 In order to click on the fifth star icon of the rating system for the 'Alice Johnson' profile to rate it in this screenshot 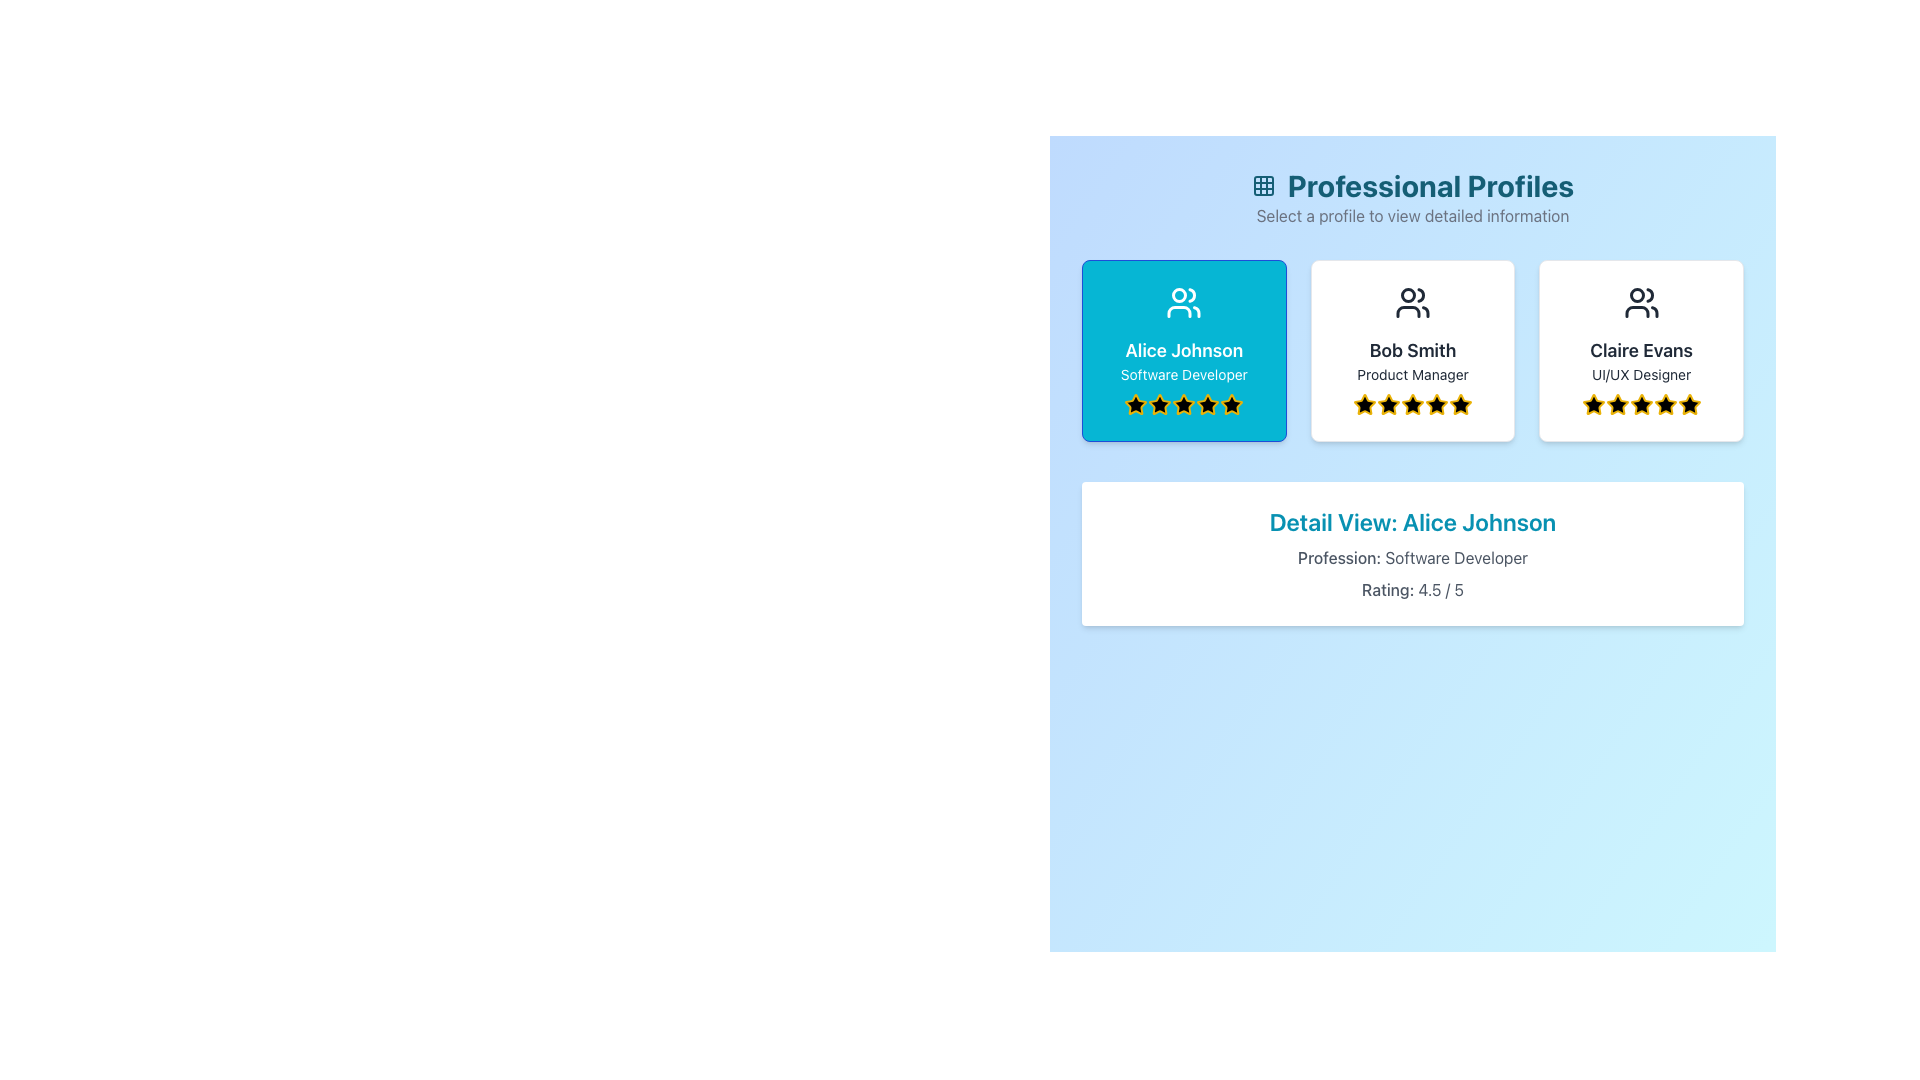, I will do `click(1231, 405)`.